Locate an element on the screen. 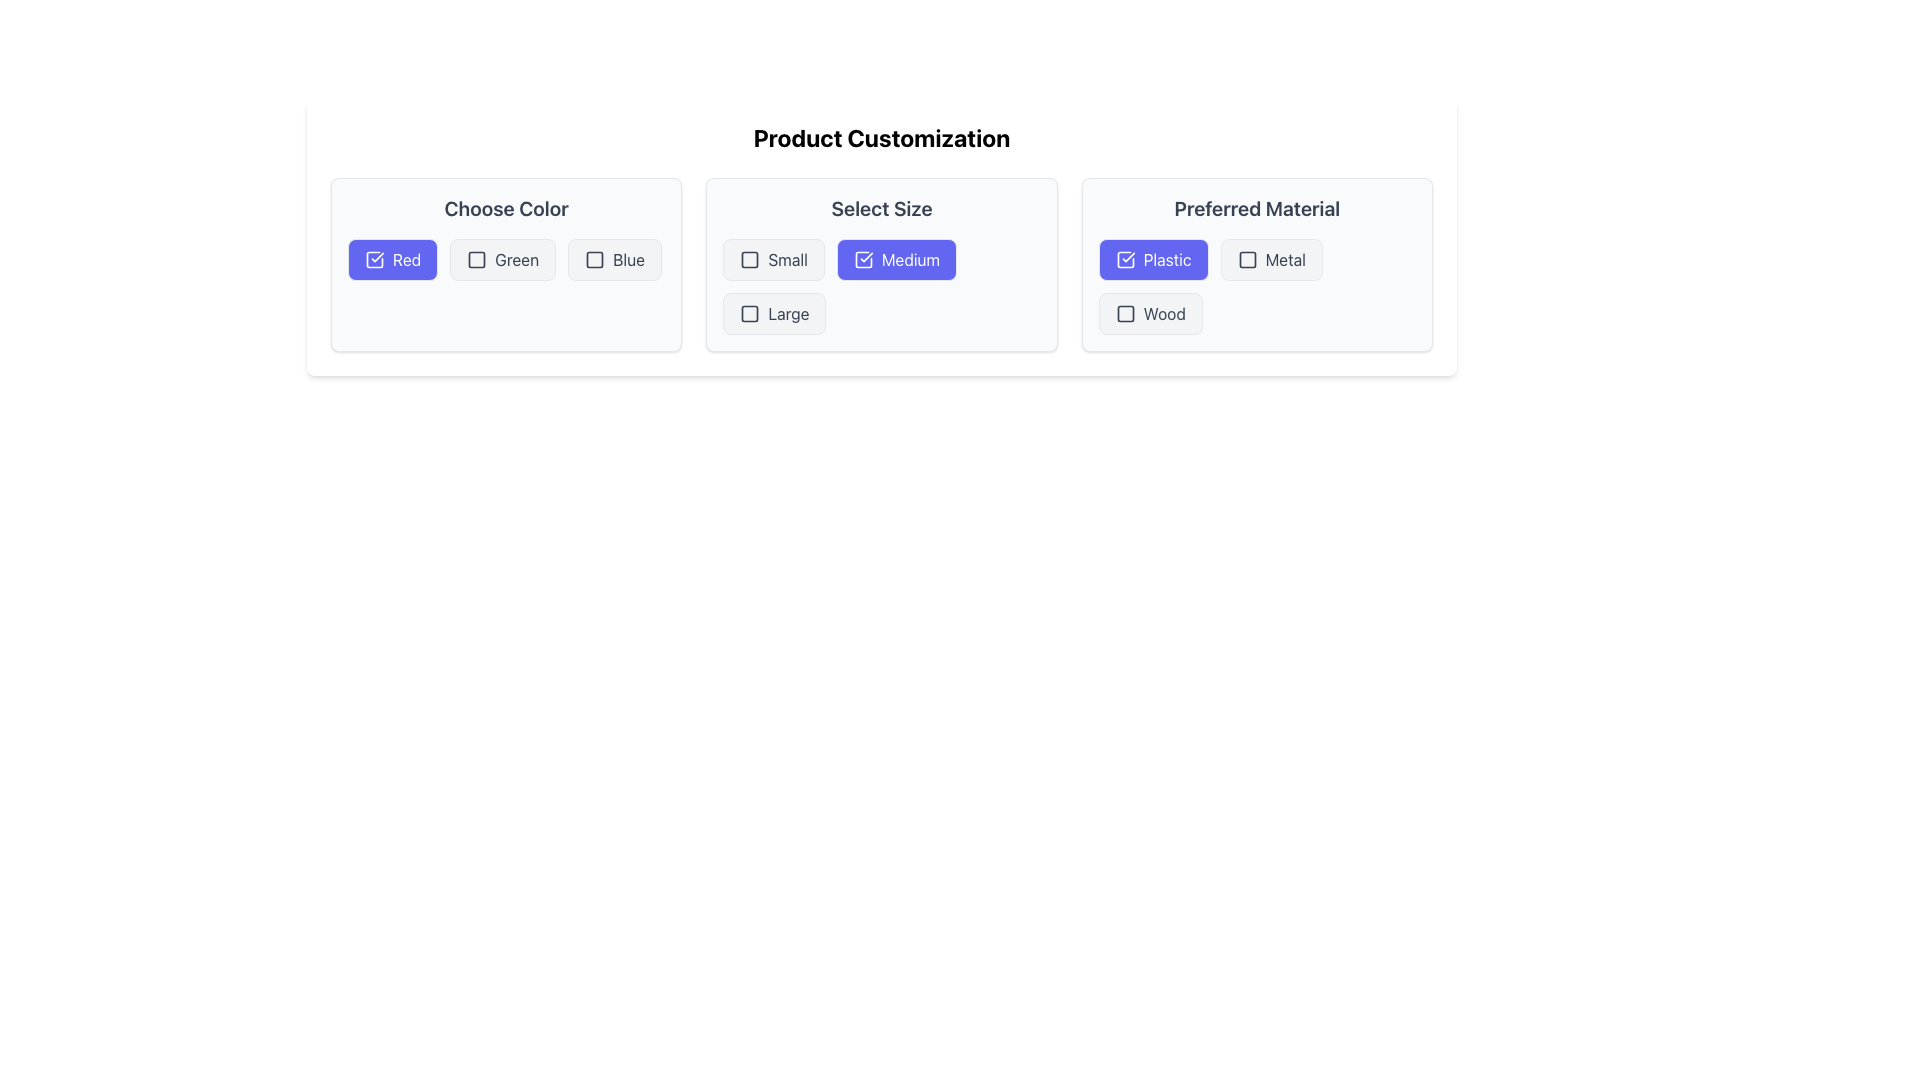 This screenshot has height=1080, width=1920. text label displaying 'Large', which is located next to a checkbox in the 'Select Size' group at the bottom left corner of the central panel is located at coordinates (787, 313).